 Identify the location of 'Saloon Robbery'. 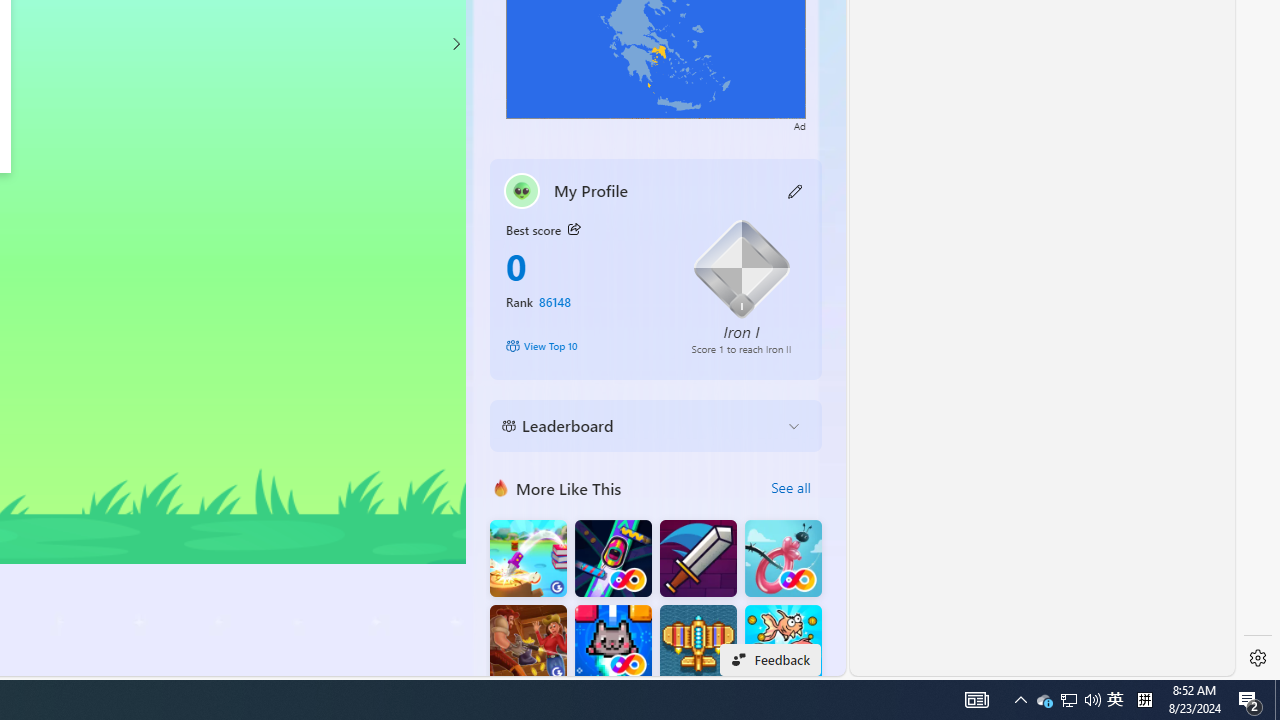
(528, 643).